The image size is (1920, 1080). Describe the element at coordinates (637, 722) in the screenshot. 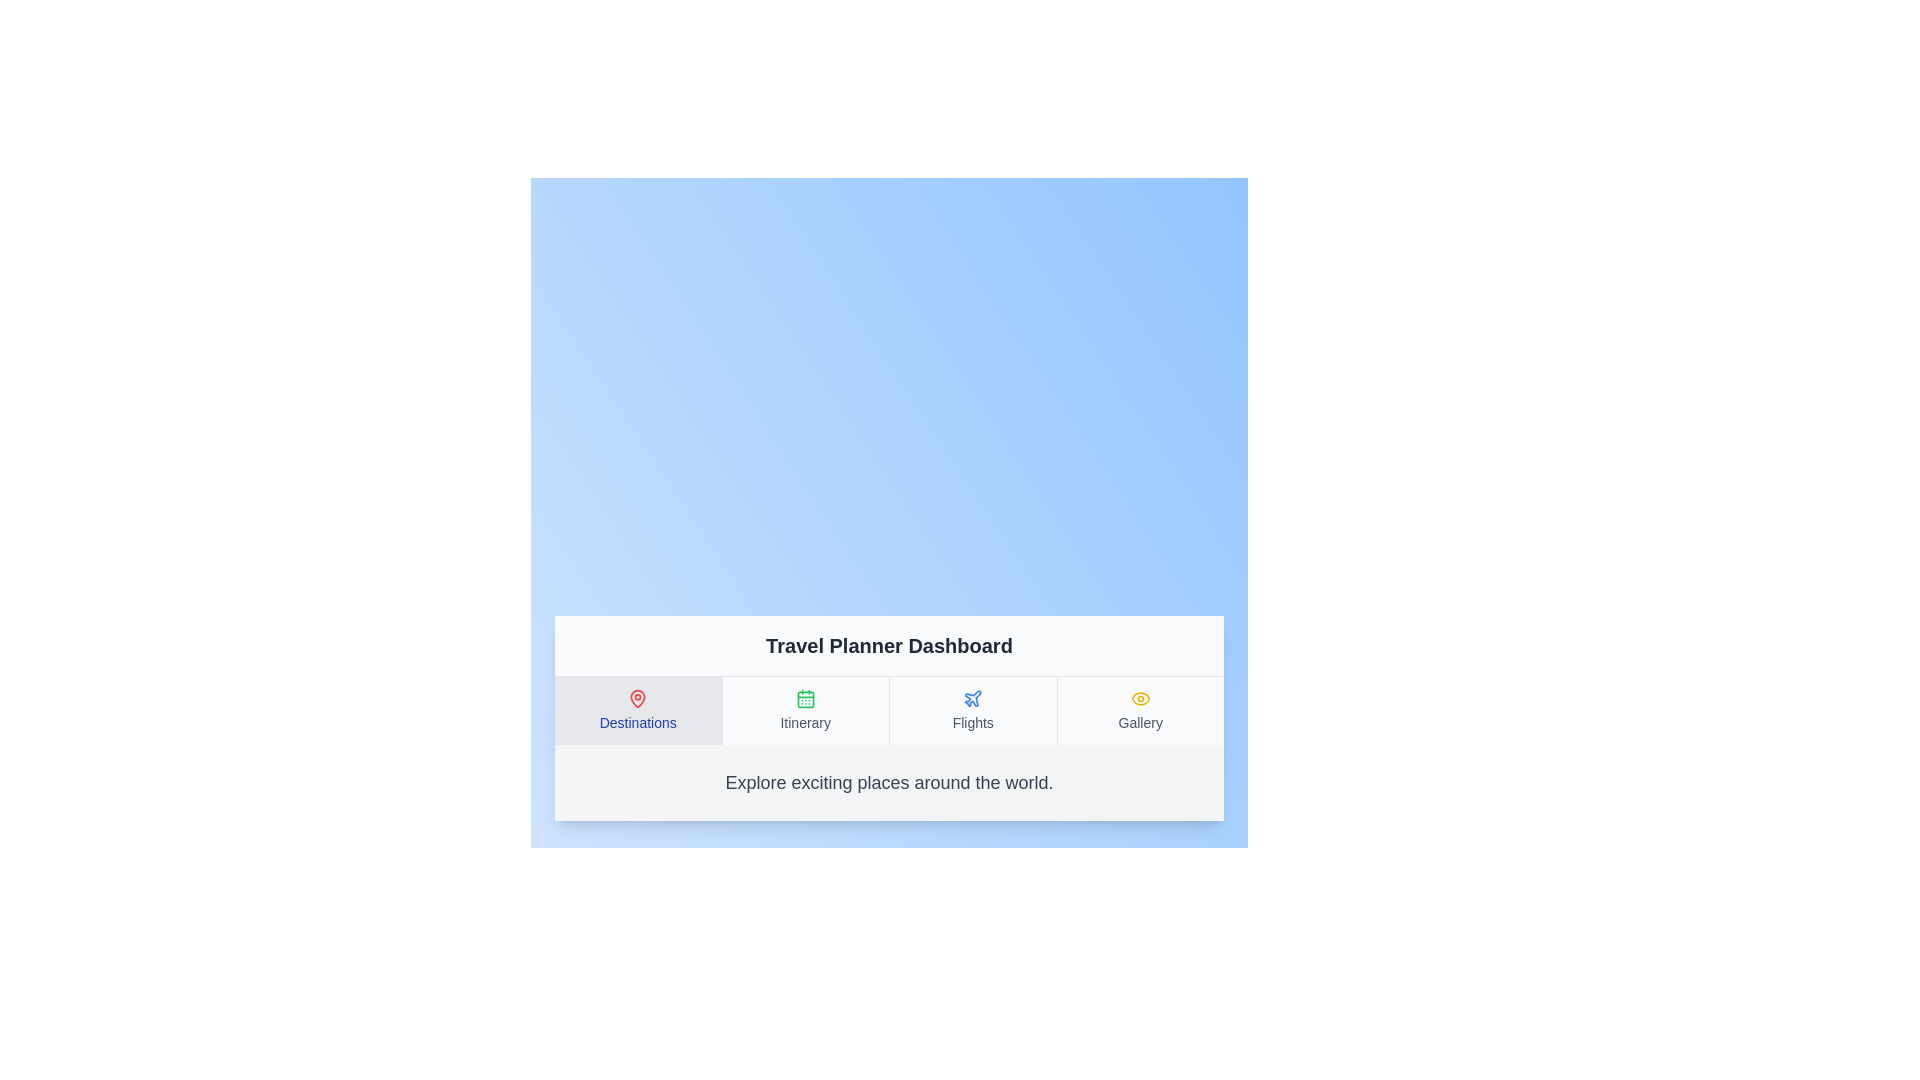

I see `the 'Destinations' text label, which is a small-sized text positioned below a red map pin icon in the navigation section of the UI` at that location.